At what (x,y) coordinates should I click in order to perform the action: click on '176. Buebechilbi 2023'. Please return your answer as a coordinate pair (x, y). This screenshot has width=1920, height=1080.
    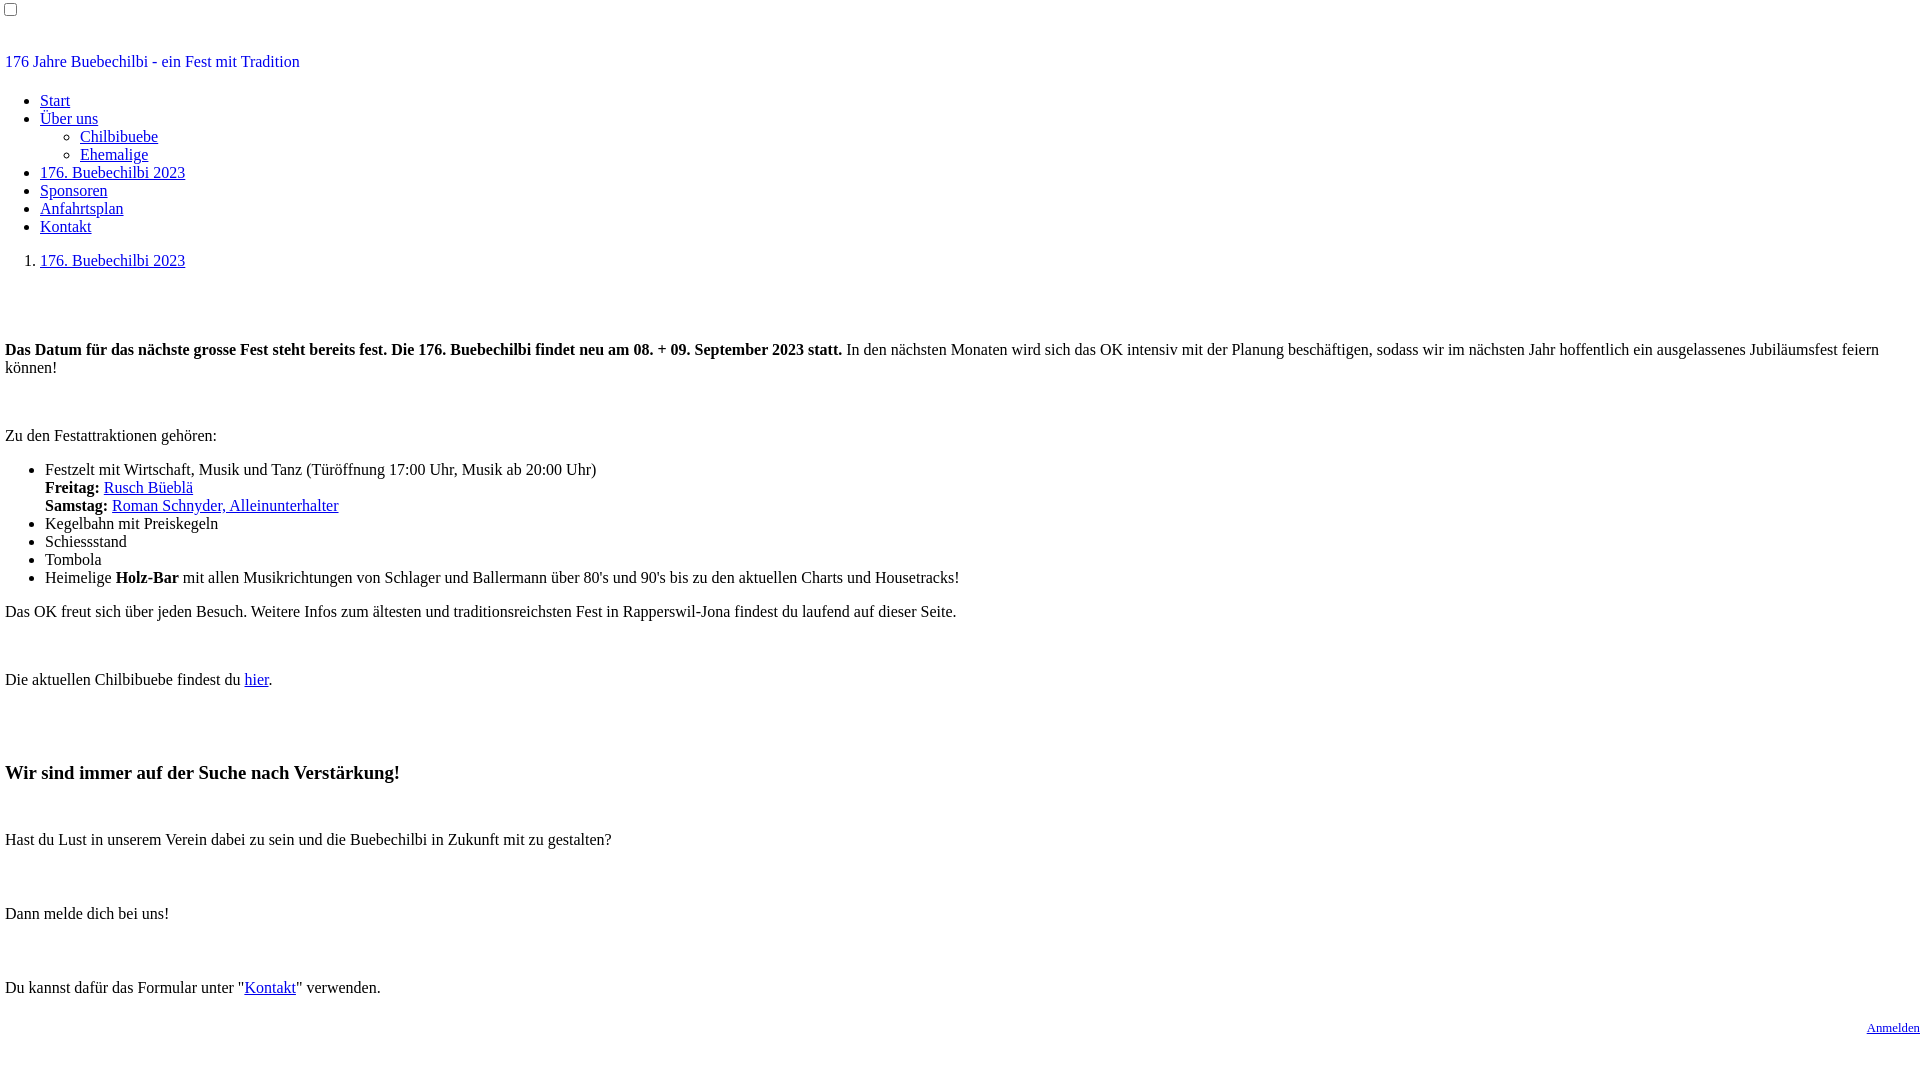
    Looking at the image, I should click on (111, 171).